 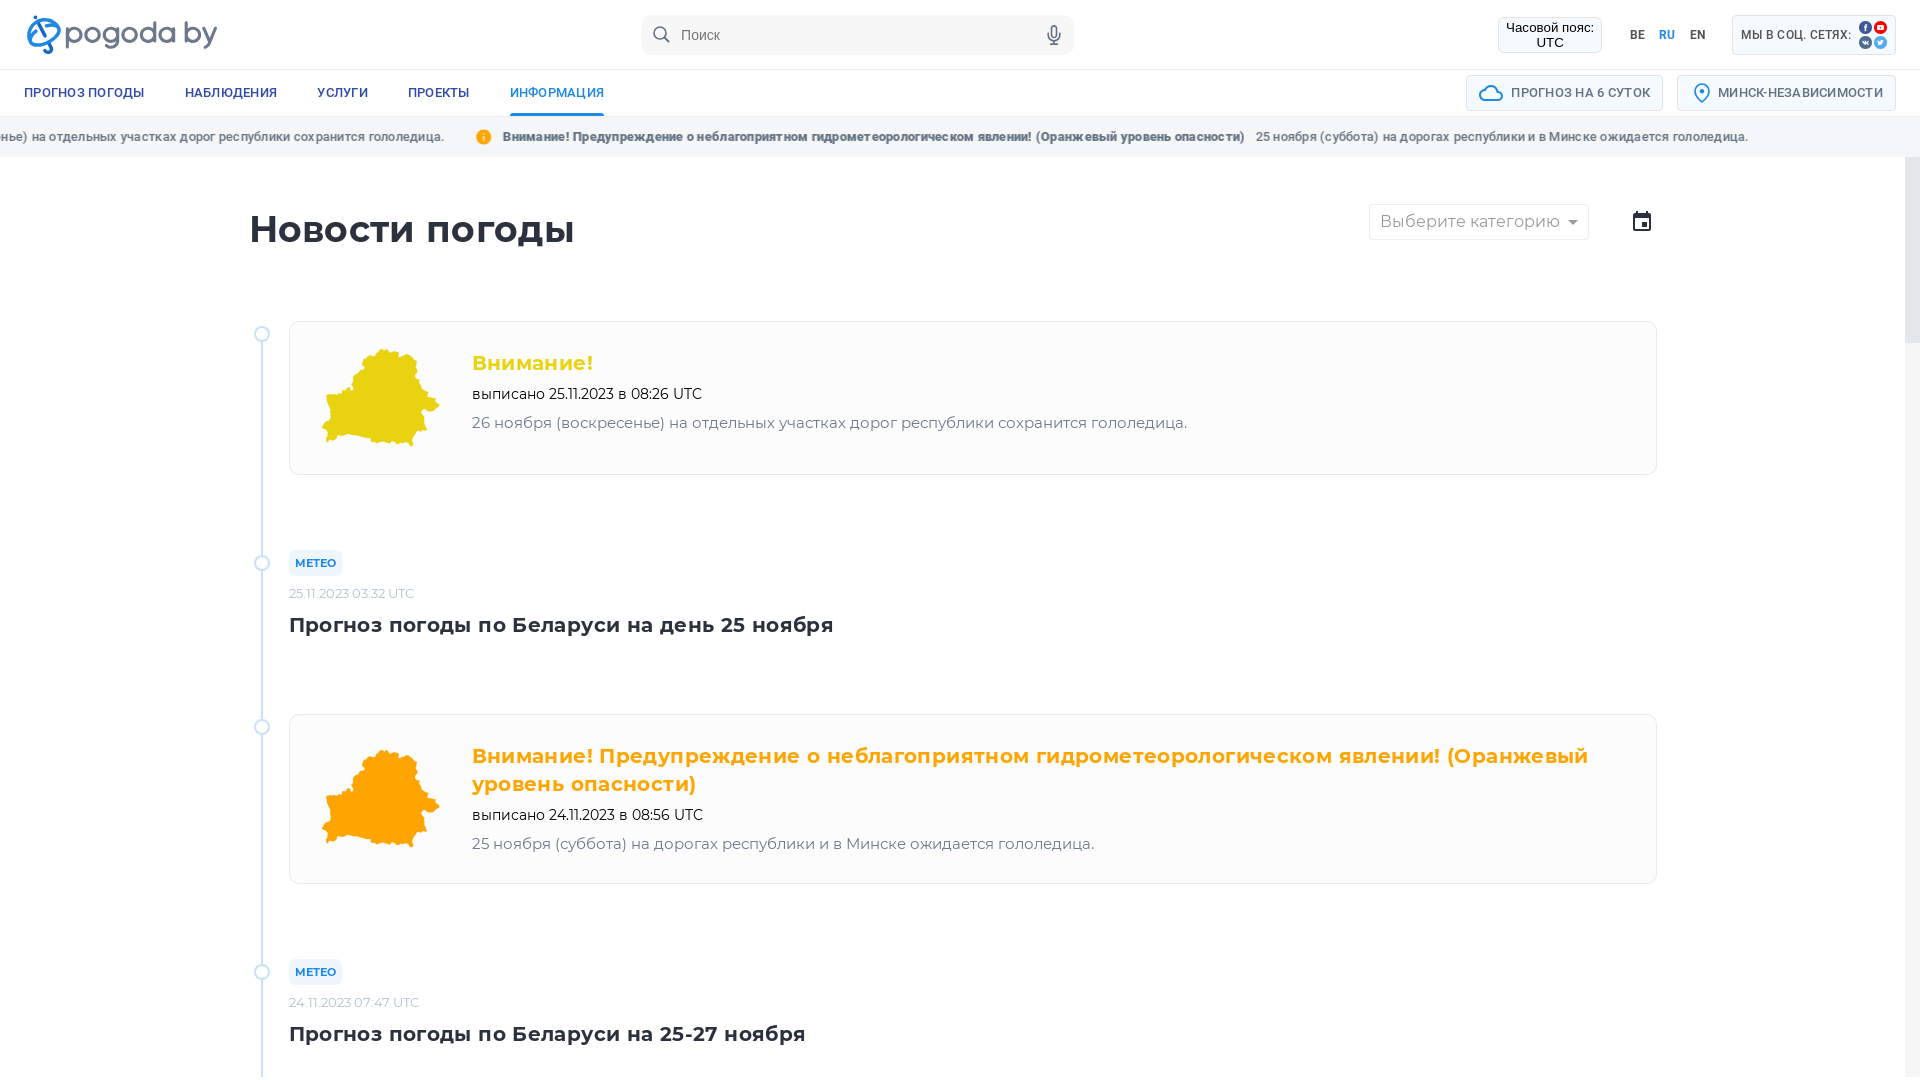 What do you see at coordinates (1622, 34) in the screenshot?
I see `'BE'` at bounding box center [1622, 34].